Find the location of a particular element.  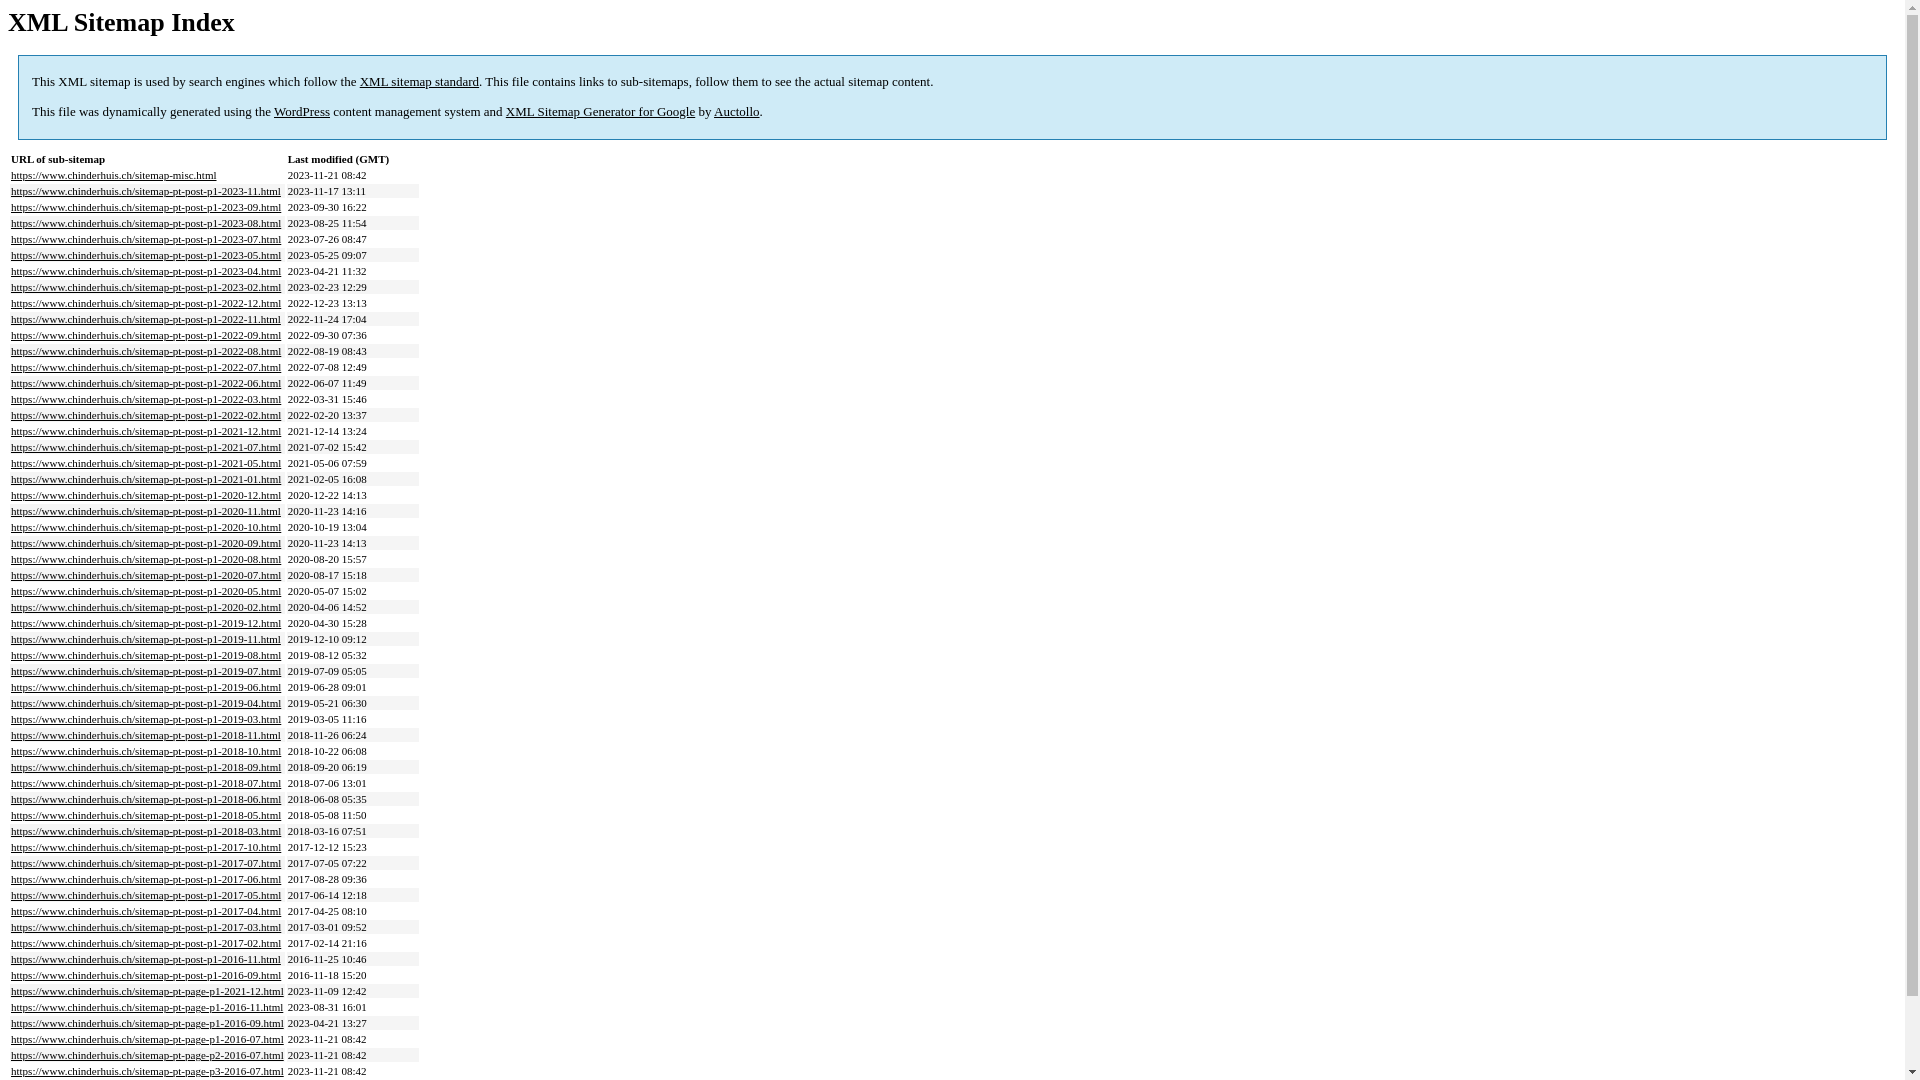

'https://www.chinderhuis.ch/sitemap-pt-page-p1-2016-11.html' is located at coordinates (146, 1006).